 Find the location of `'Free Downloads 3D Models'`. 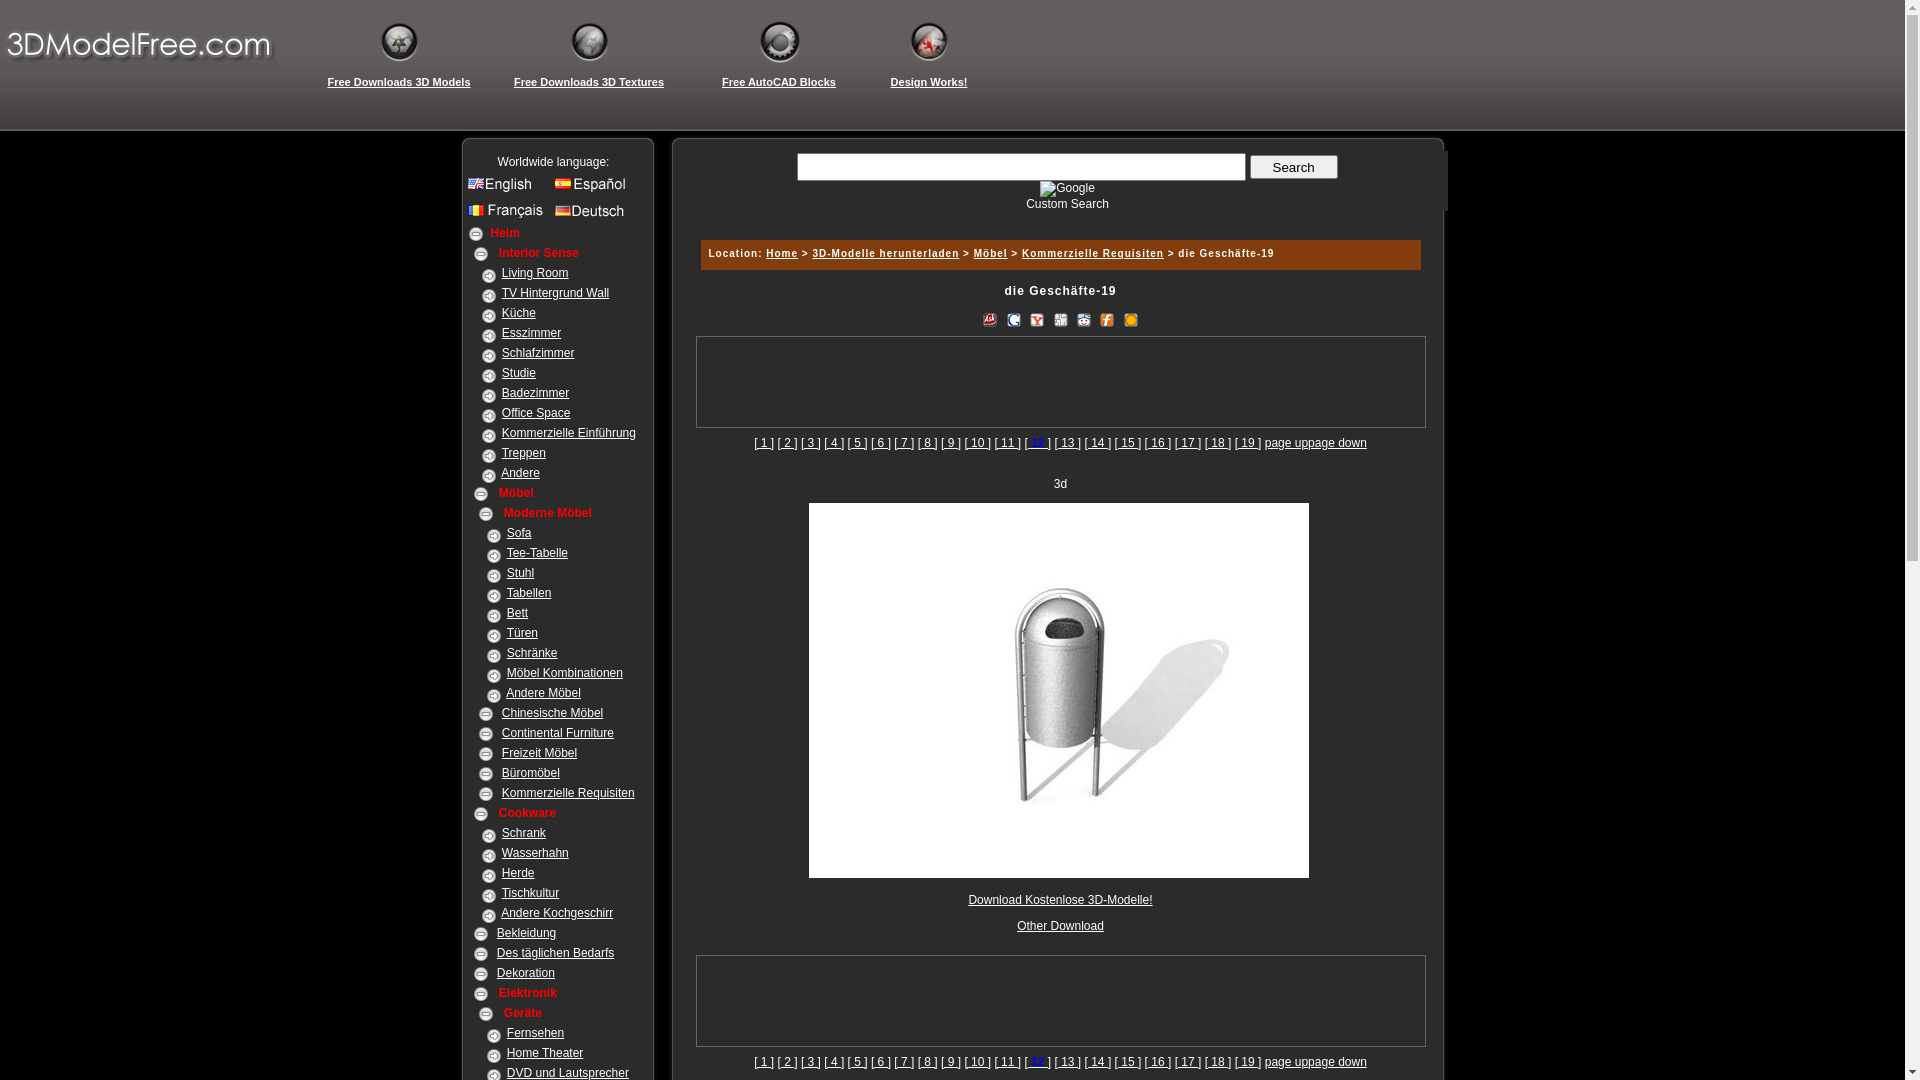

'Free Downloads 3D Models' is located at coordinates (398, 80).